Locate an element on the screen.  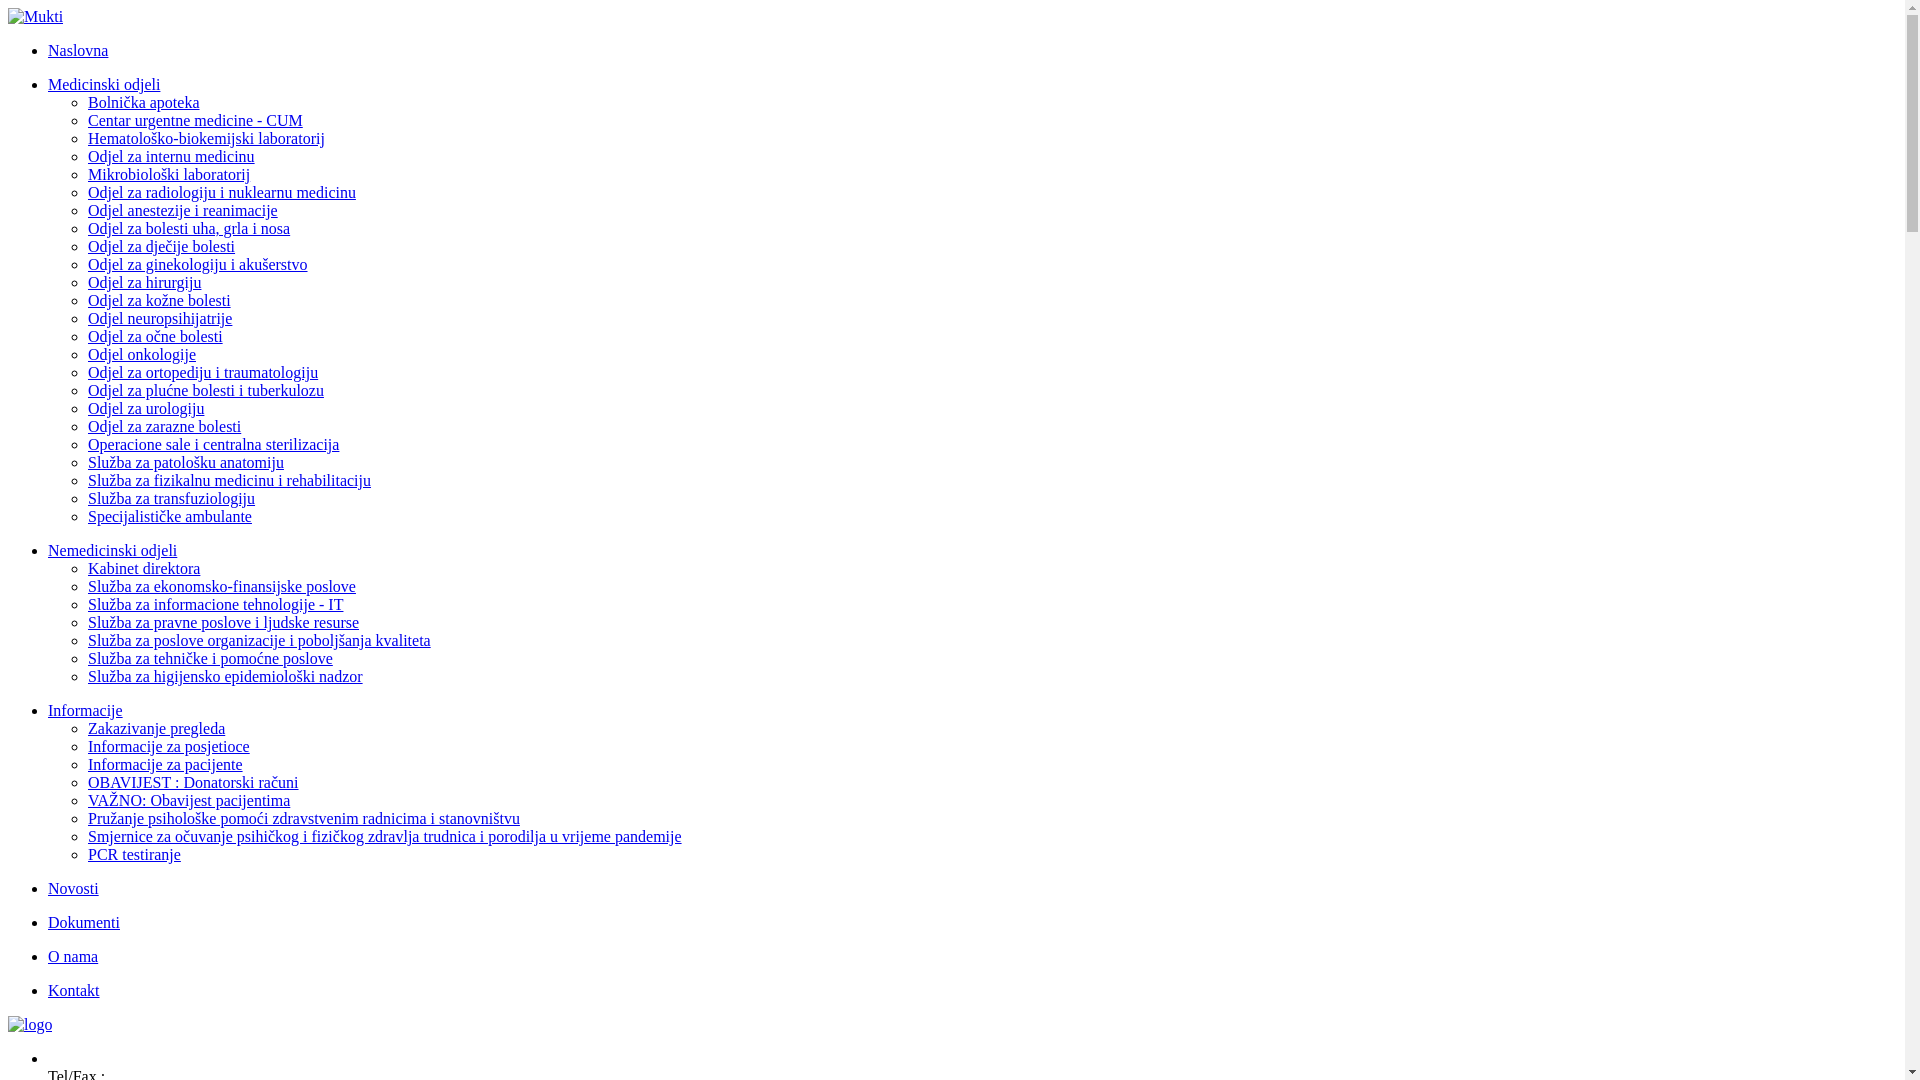
'Informacije' is located at coordinates (84, 709).